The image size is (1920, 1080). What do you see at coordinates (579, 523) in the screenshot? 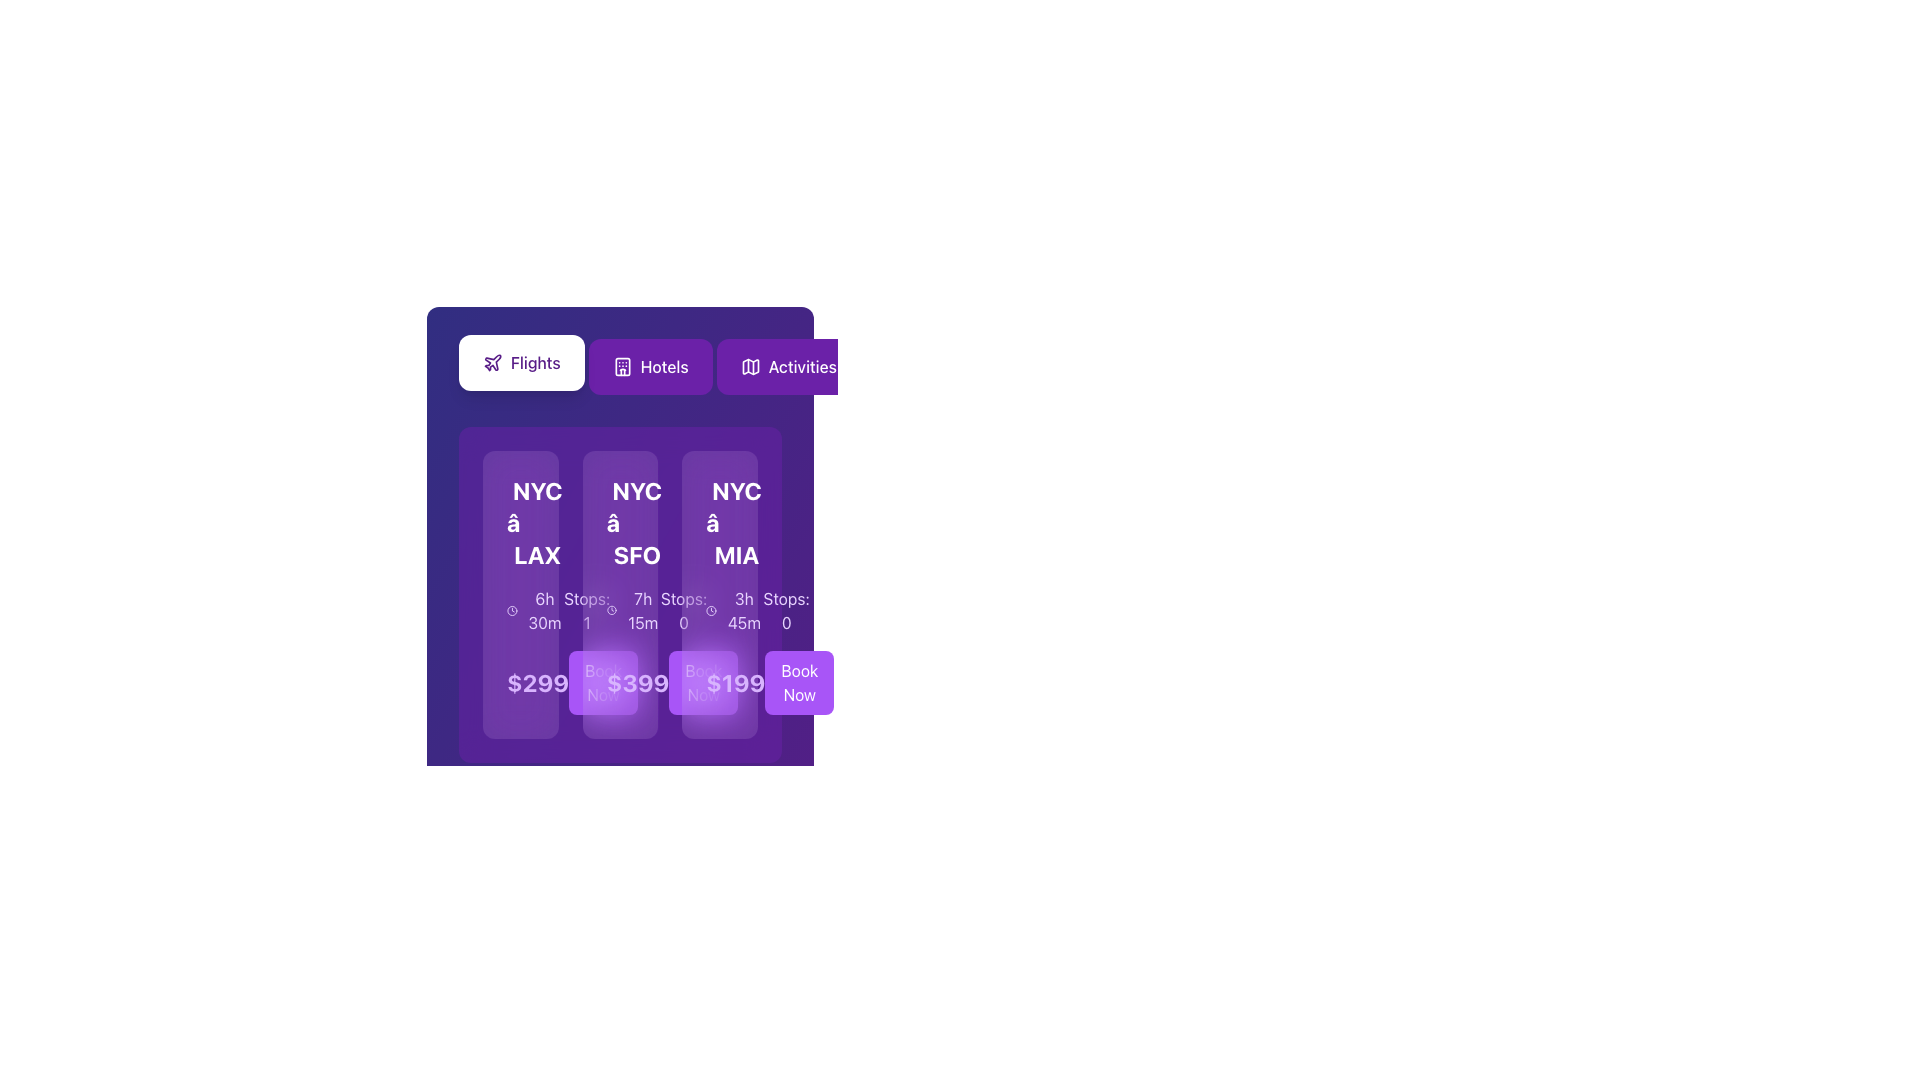
I see `circular graphical icon of the clock located in the second card of the horizontally arranged set of cards by using developer tools` at bounding box center [579, 523].